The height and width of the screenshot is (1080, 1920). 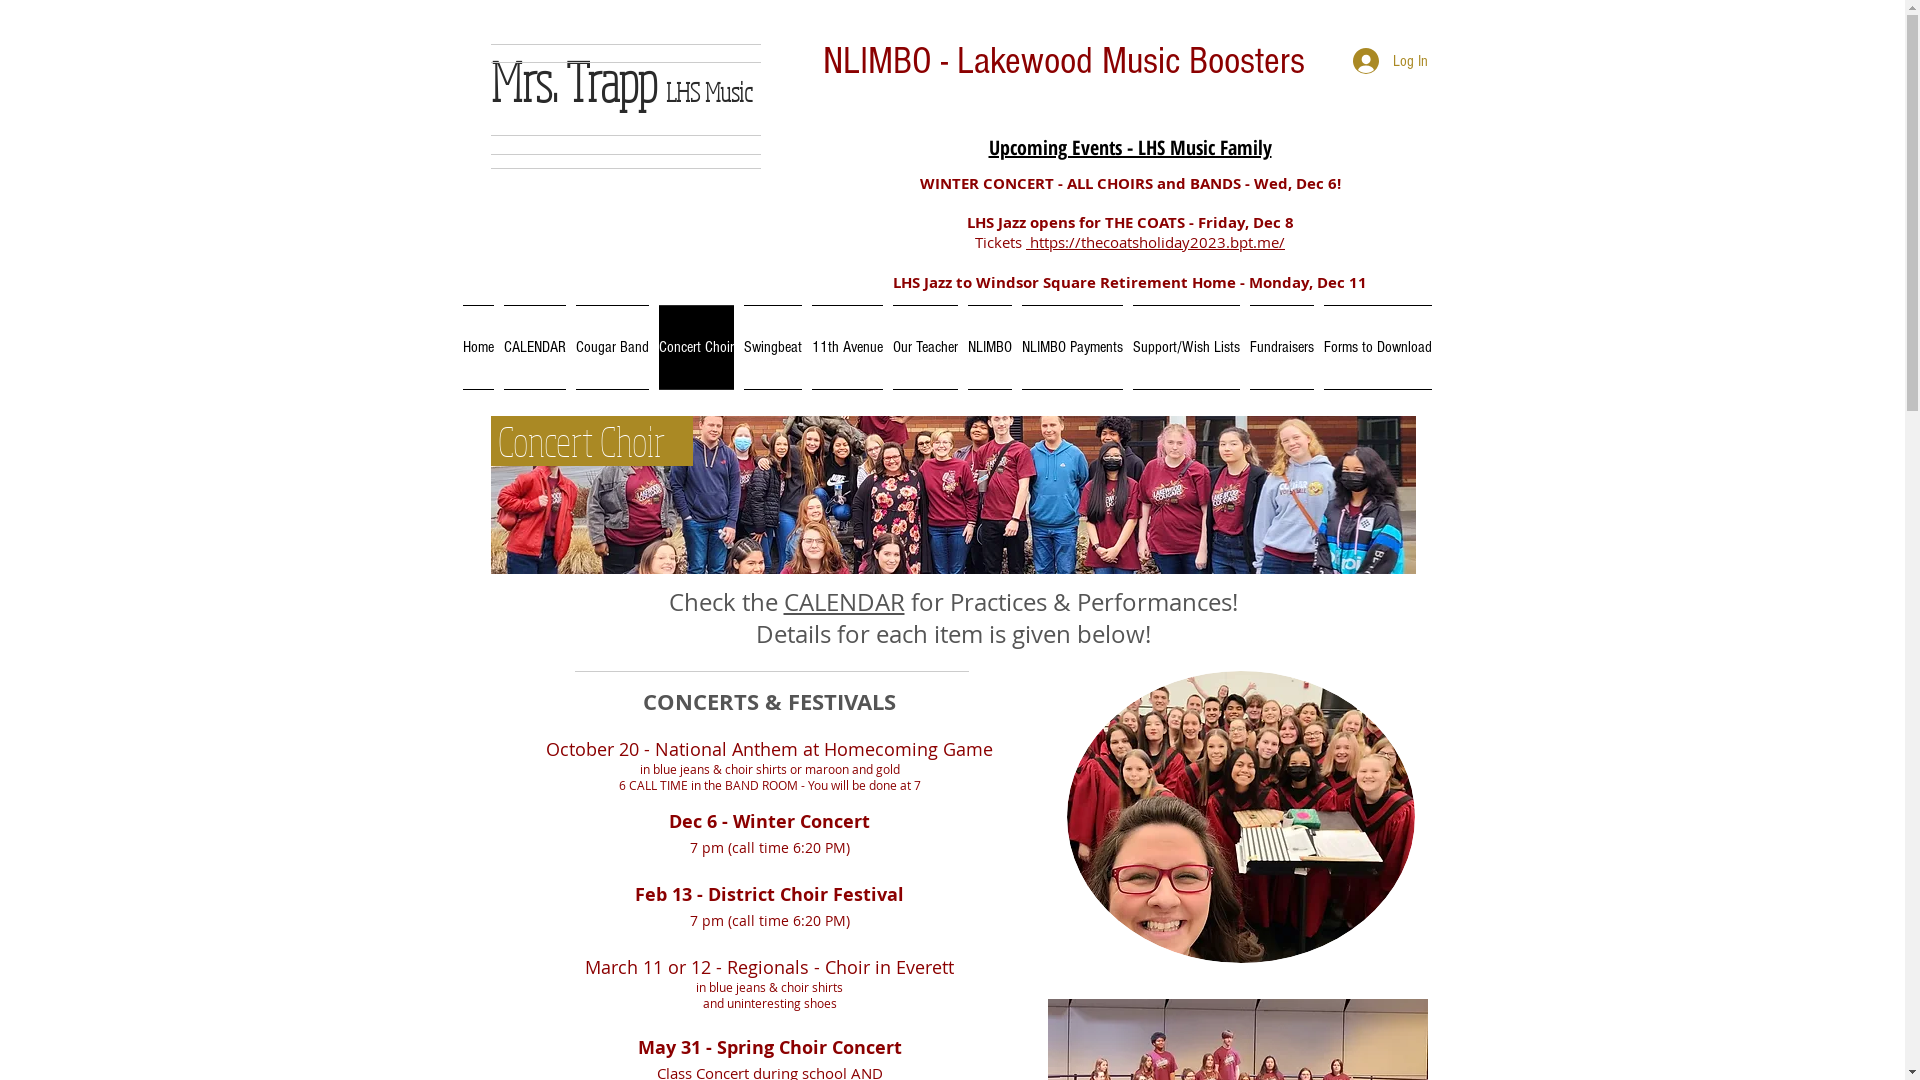 What do you see at coordinates (1155, 241) in the screenshot?
I see `'https://thecoatsholiday2023.bpt.me/'` at bounding box center [1155, 241].